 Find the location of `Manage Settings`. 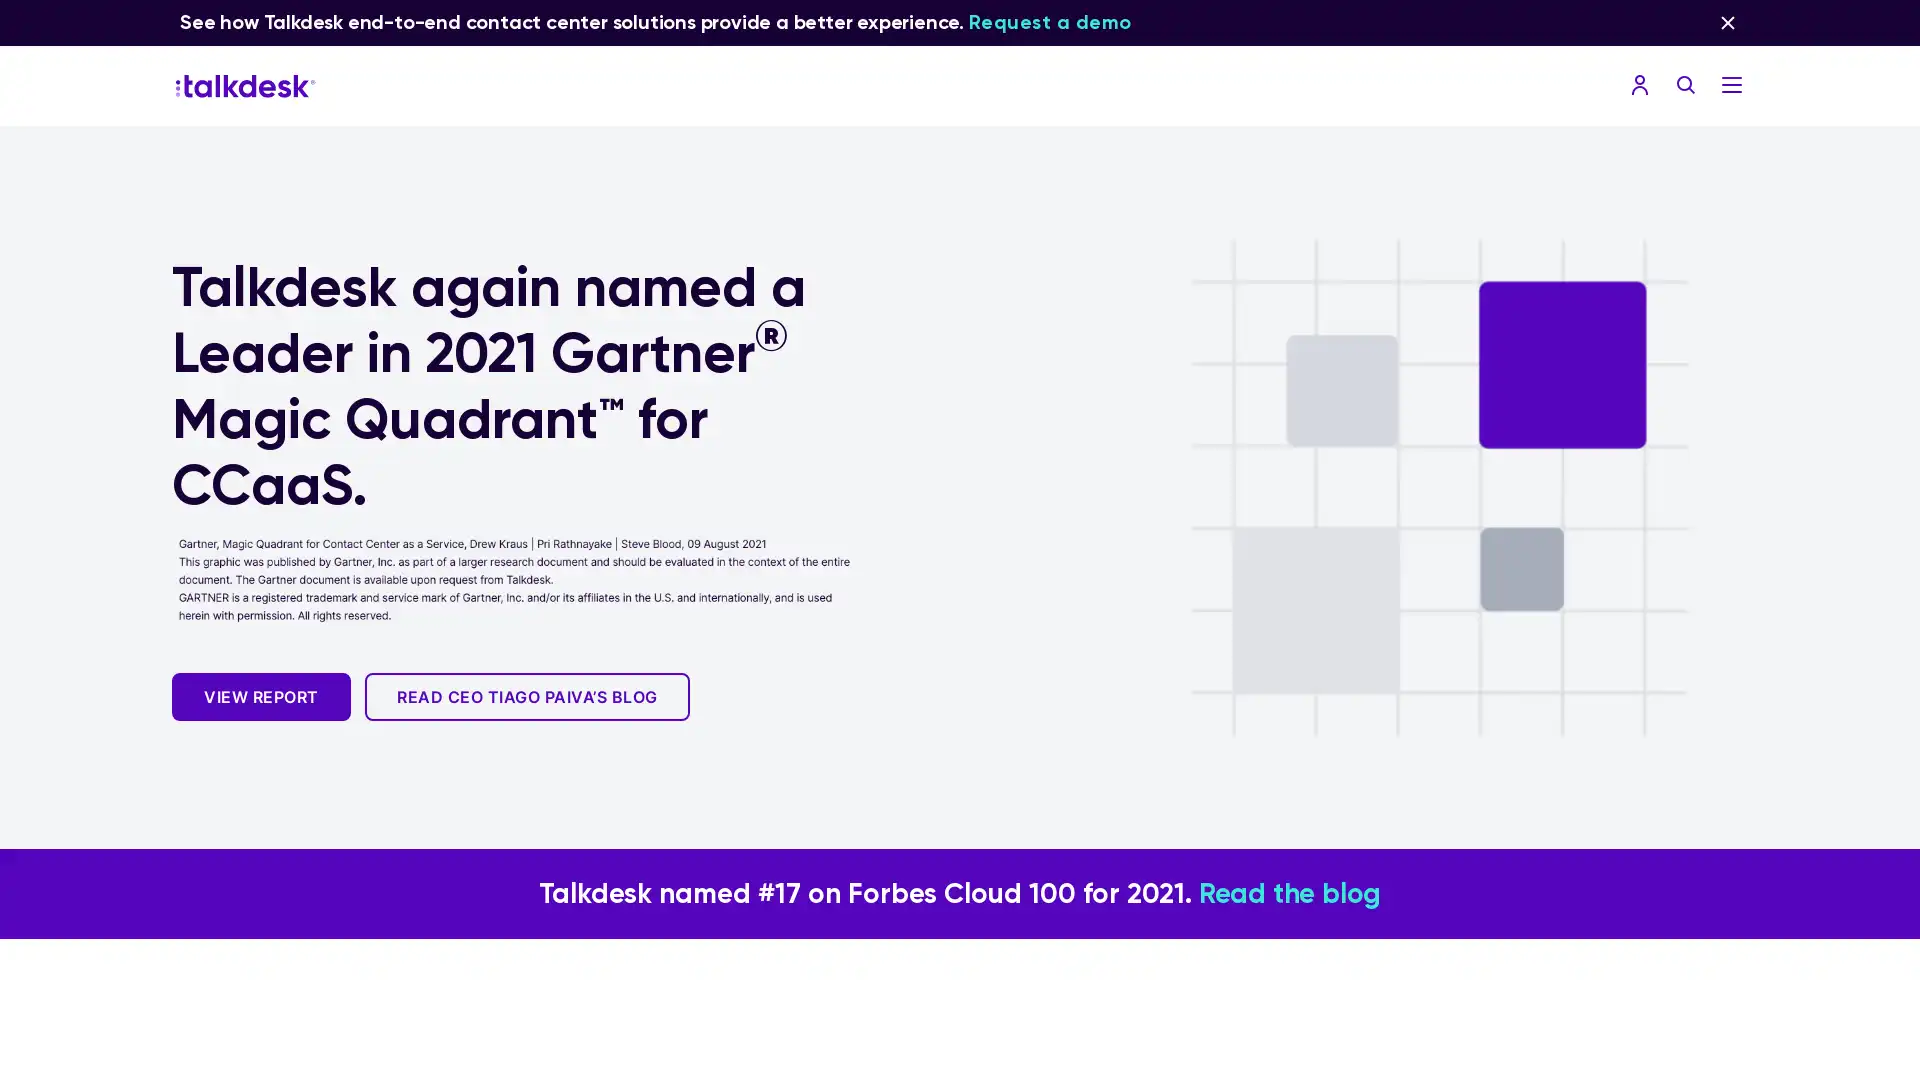

Manage Settings is located at coordinates (784, 582).